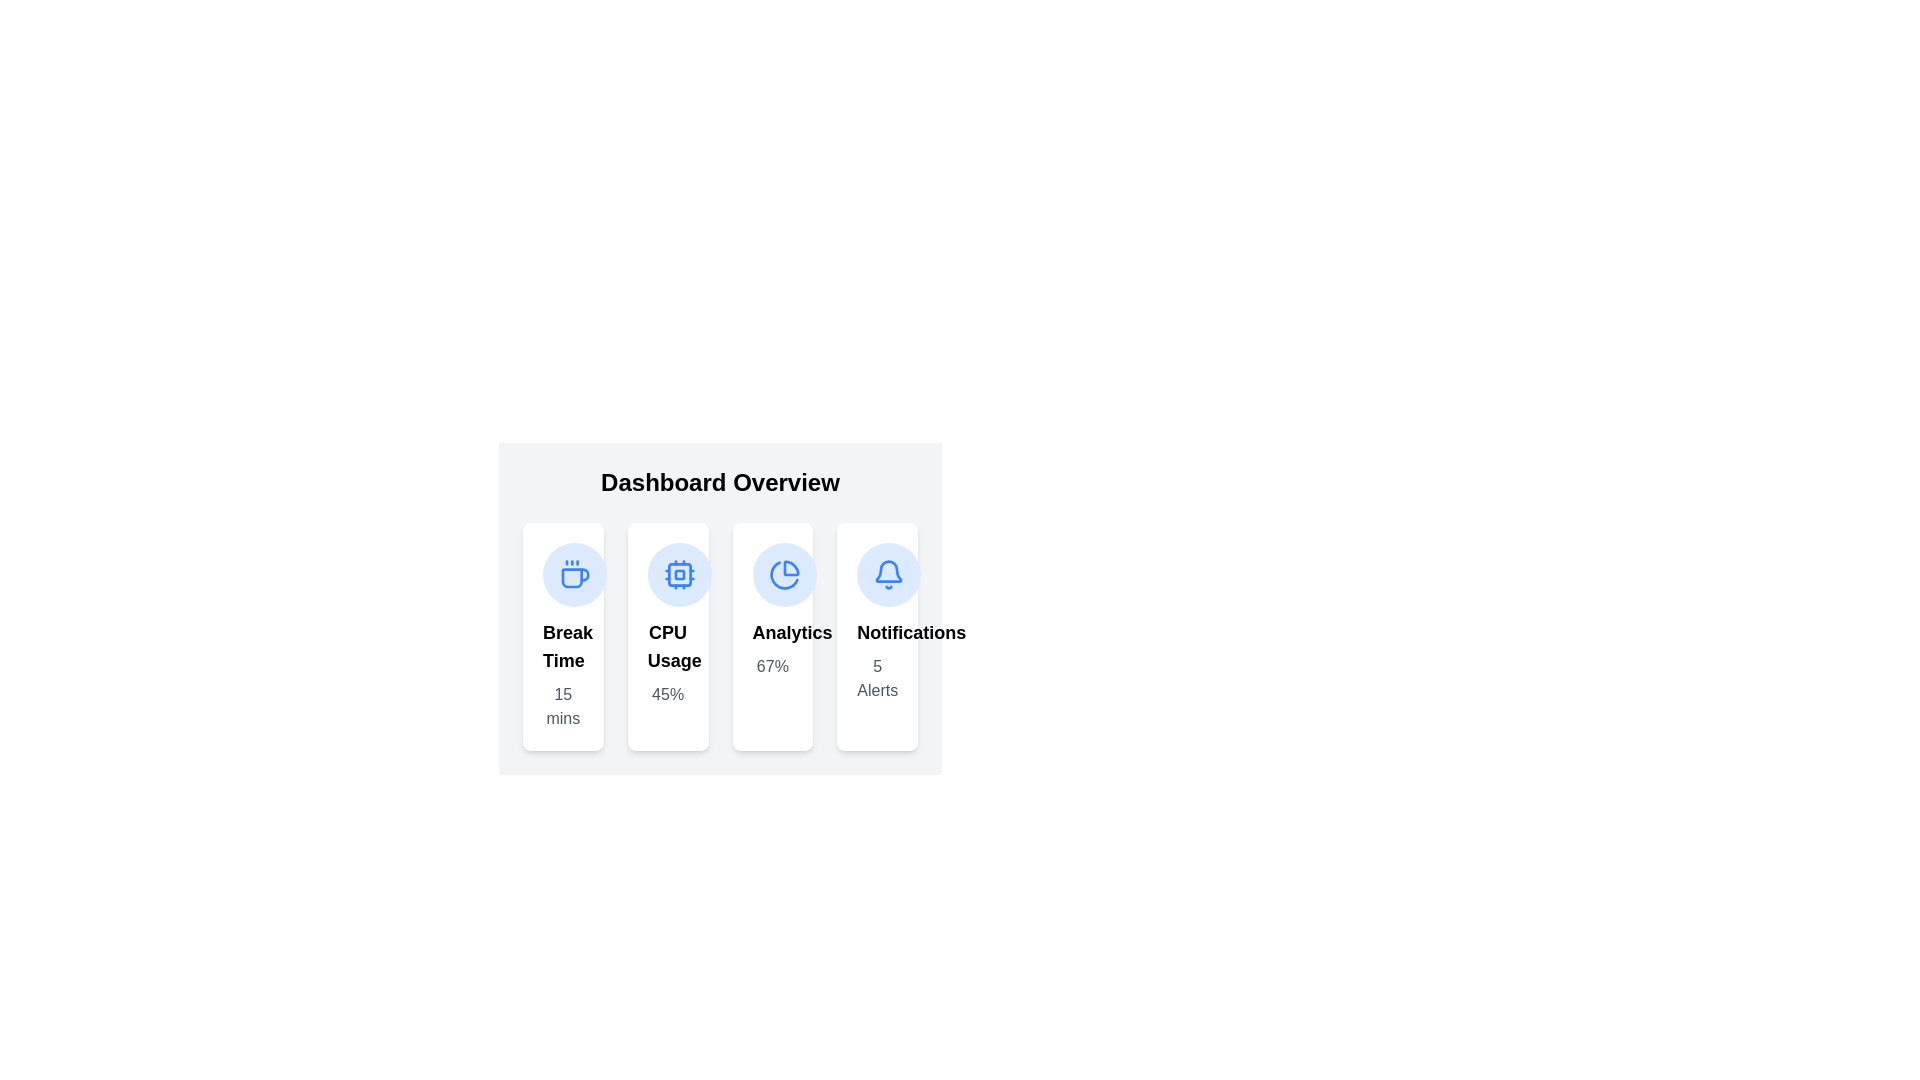  Describe the element at coordinates (668, 693) in the screenshot. I see `the CPU usage statistic text label located in the second card from the left, centrally positioned below the 'CPU Usage' label` at that location.